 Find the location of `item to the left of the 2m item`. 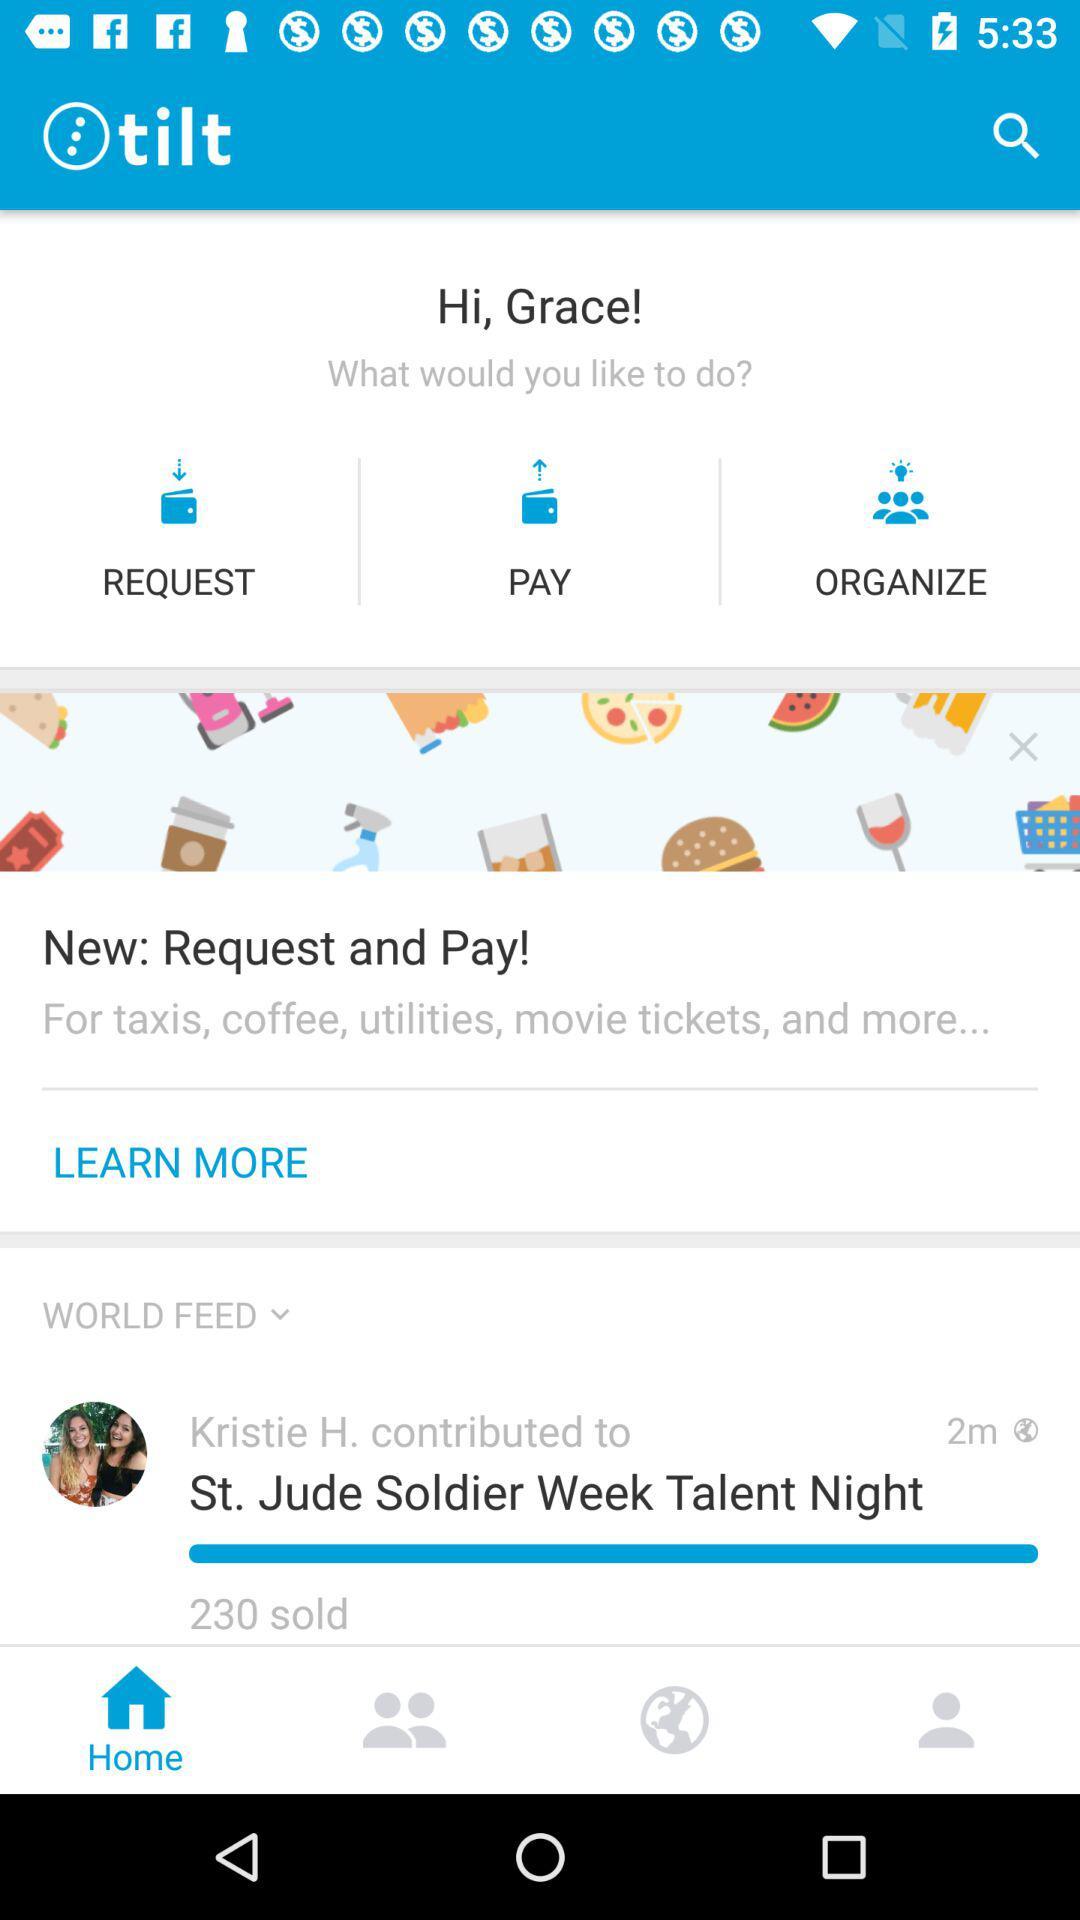

item to the left of the 2m item is located at coordinates (556, 1491).